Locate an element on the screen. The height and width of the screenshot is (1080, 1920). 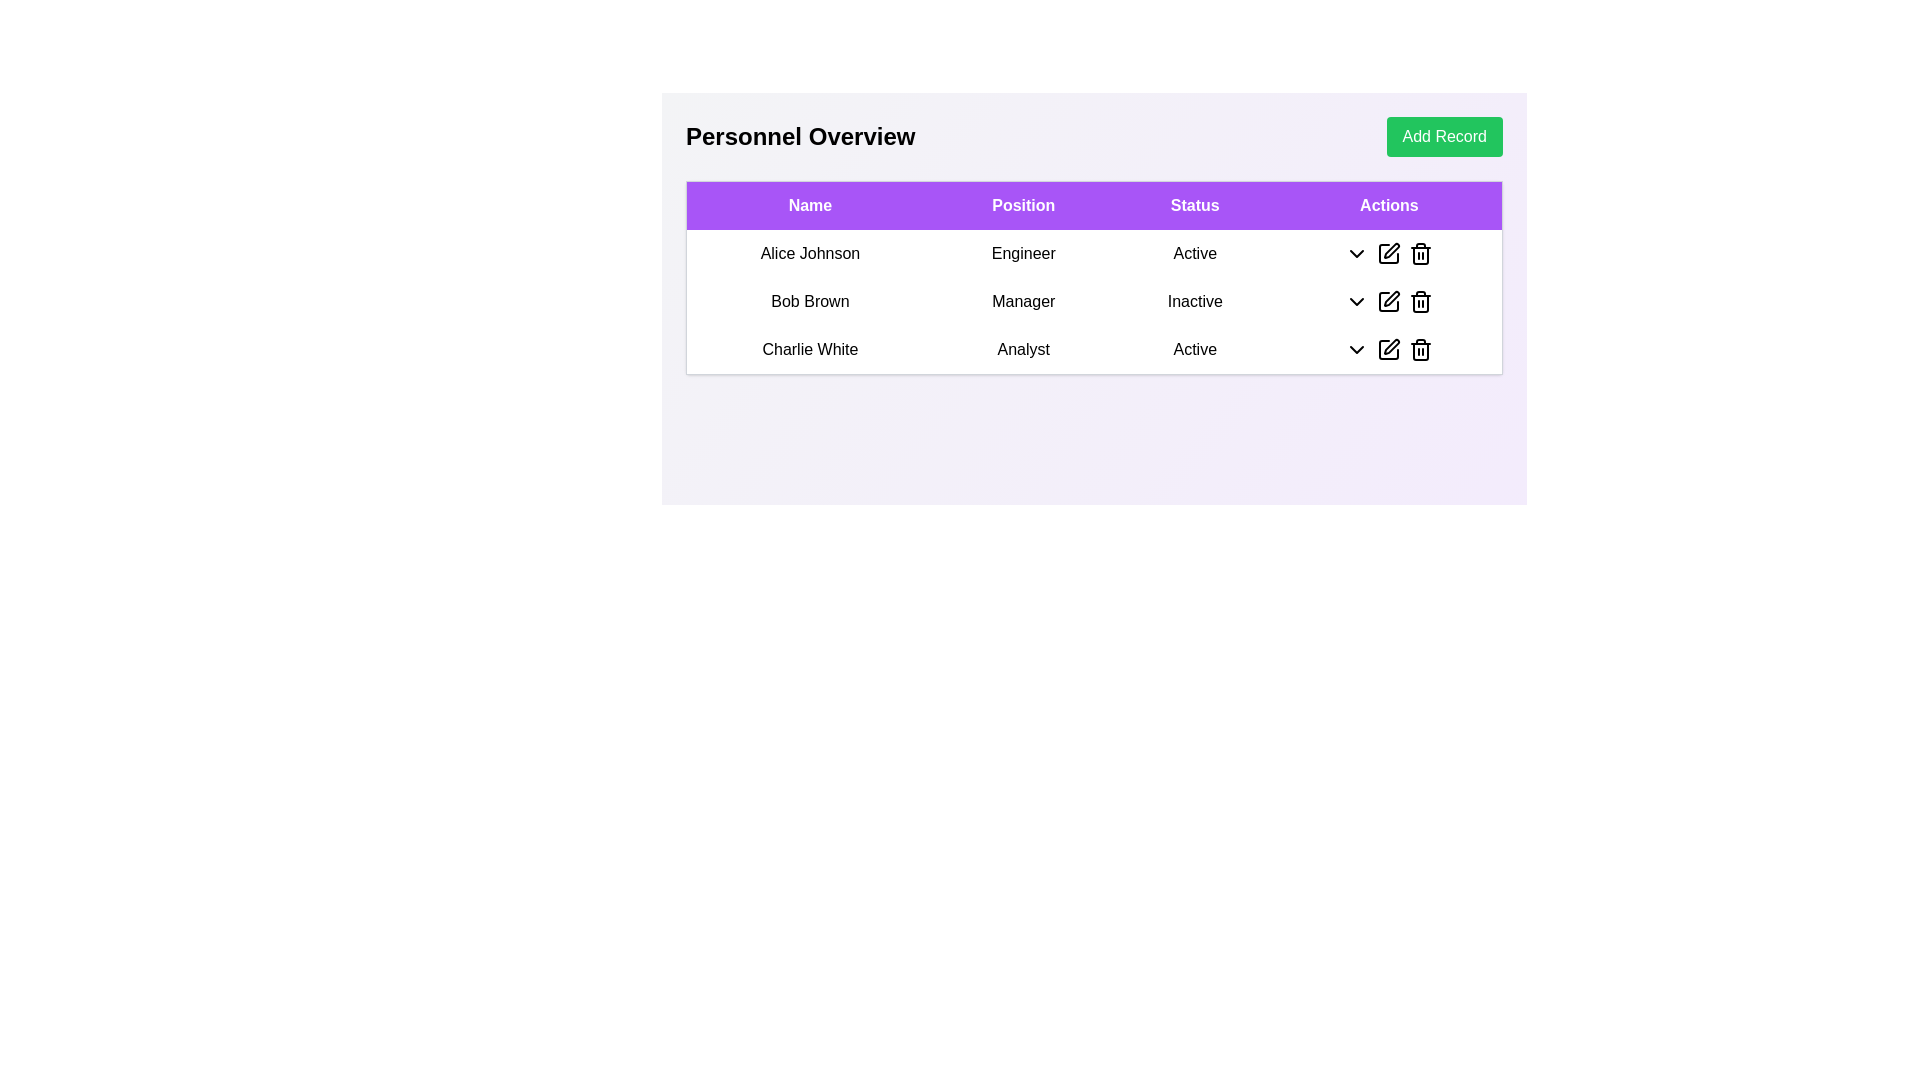
the trash bin icon in the third row under the 'Actions' column to initiate a delete action for Charlie White's entry is located at coordinates (1419, 350).